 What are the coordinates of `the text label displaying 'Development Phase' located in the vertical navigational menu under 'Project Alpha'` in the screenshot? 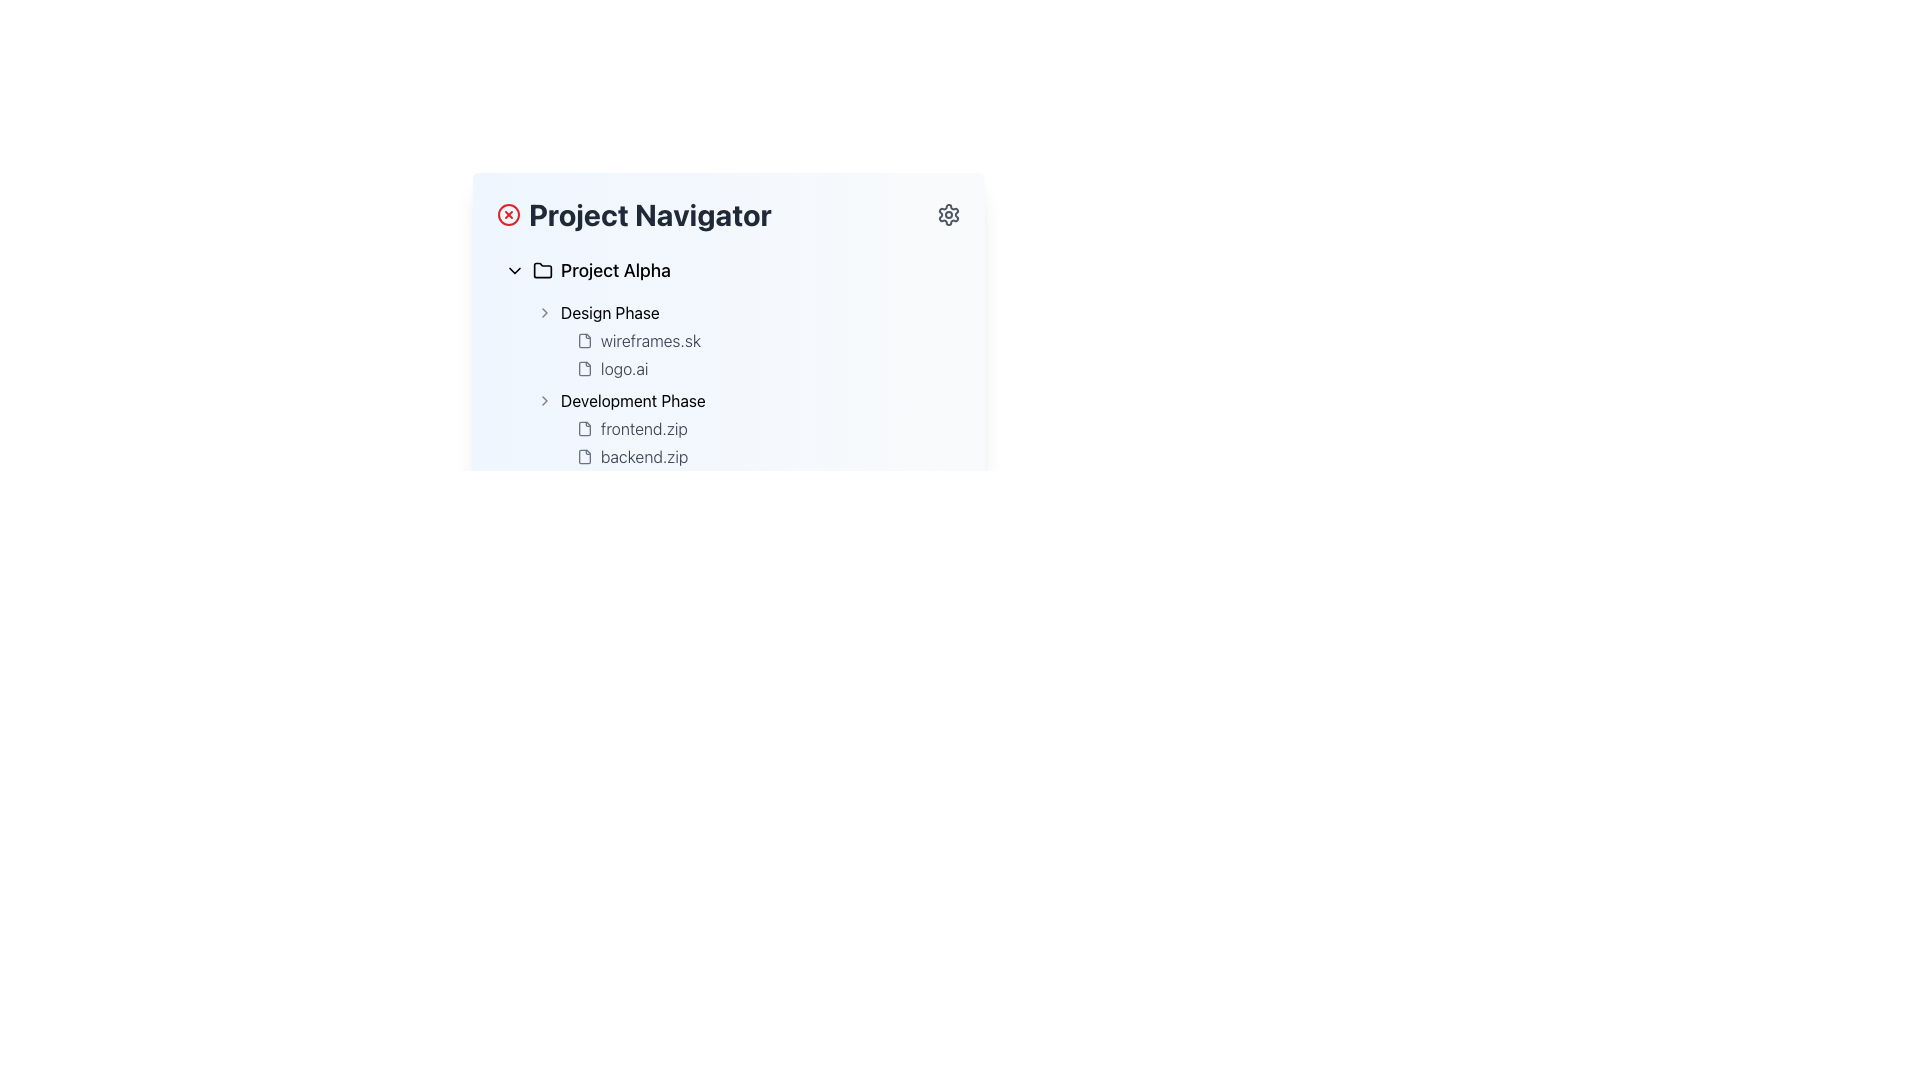 It's located at (632, 401).